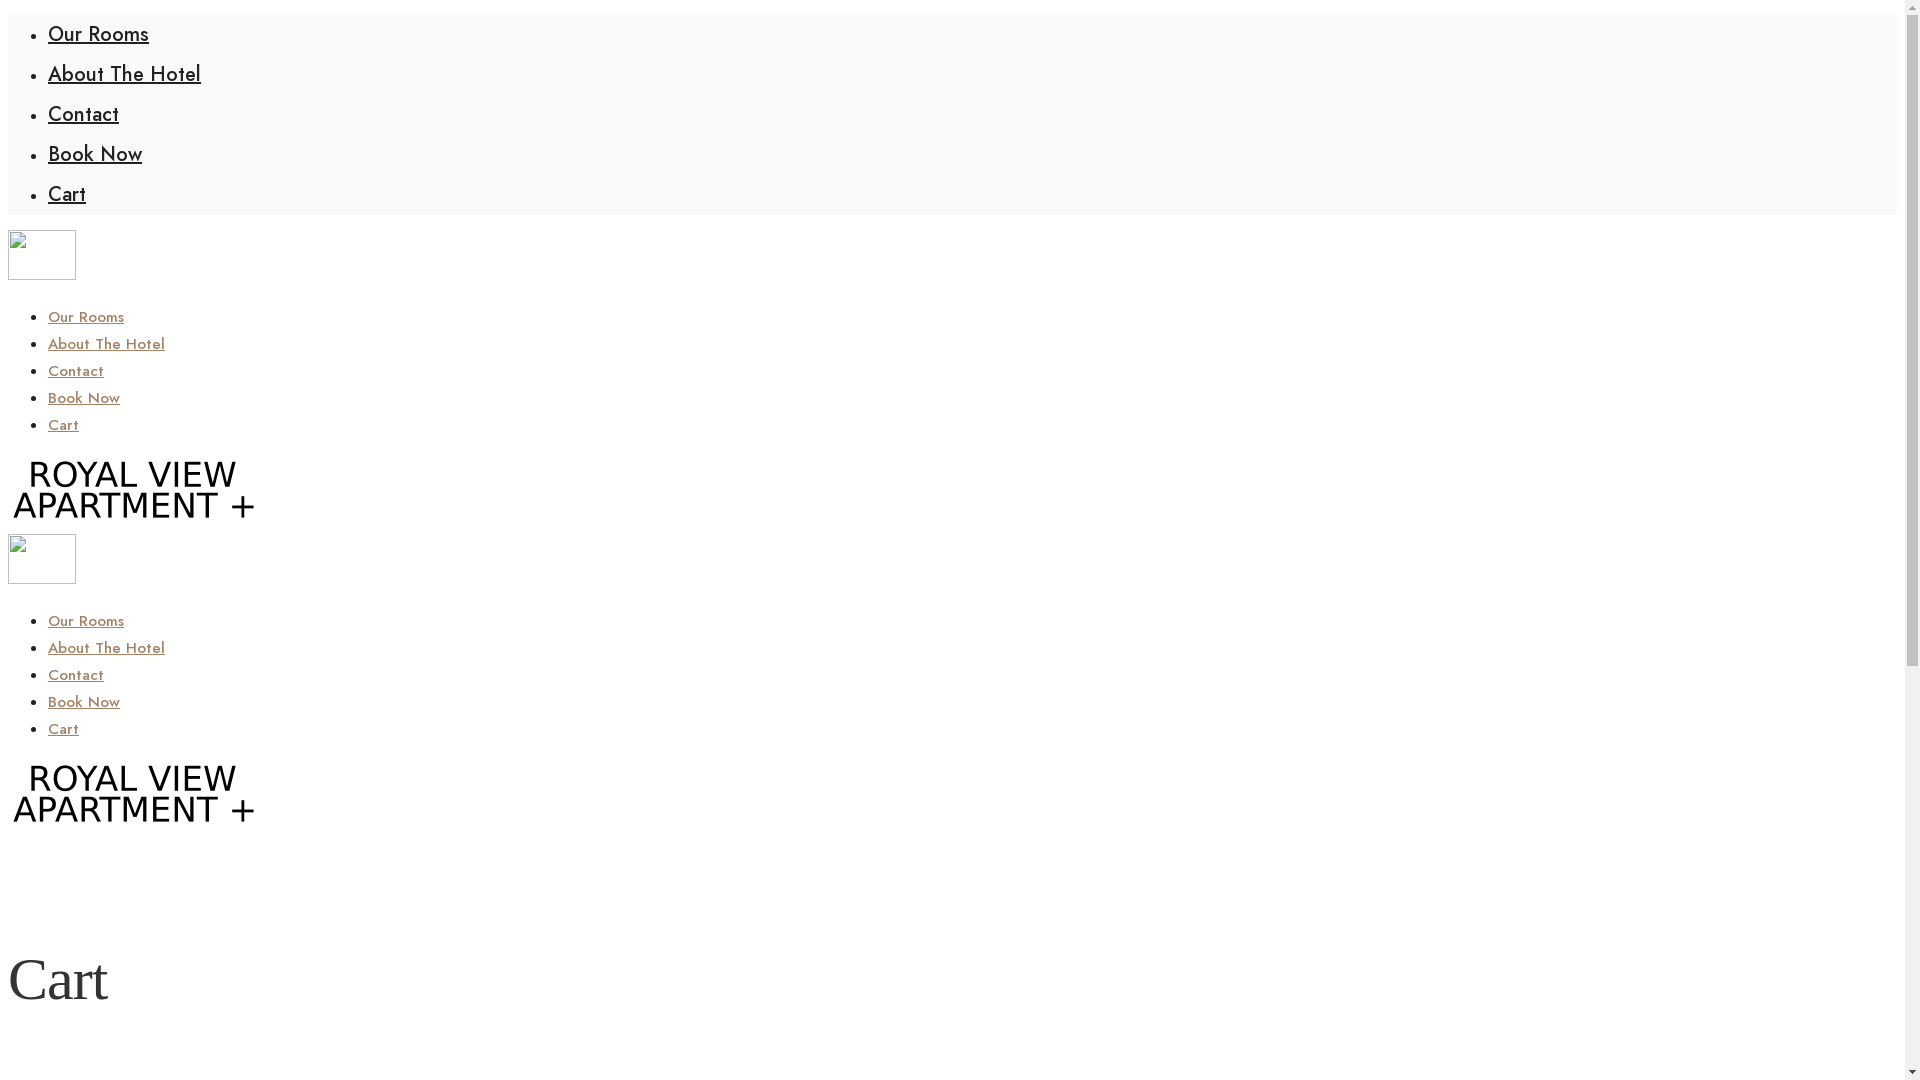 Image resolution: width=1920 pixels, height=1080 pixels. Describe the element at coordinates (76, 370) in the screenshot. I see `'Contact'` at that location.